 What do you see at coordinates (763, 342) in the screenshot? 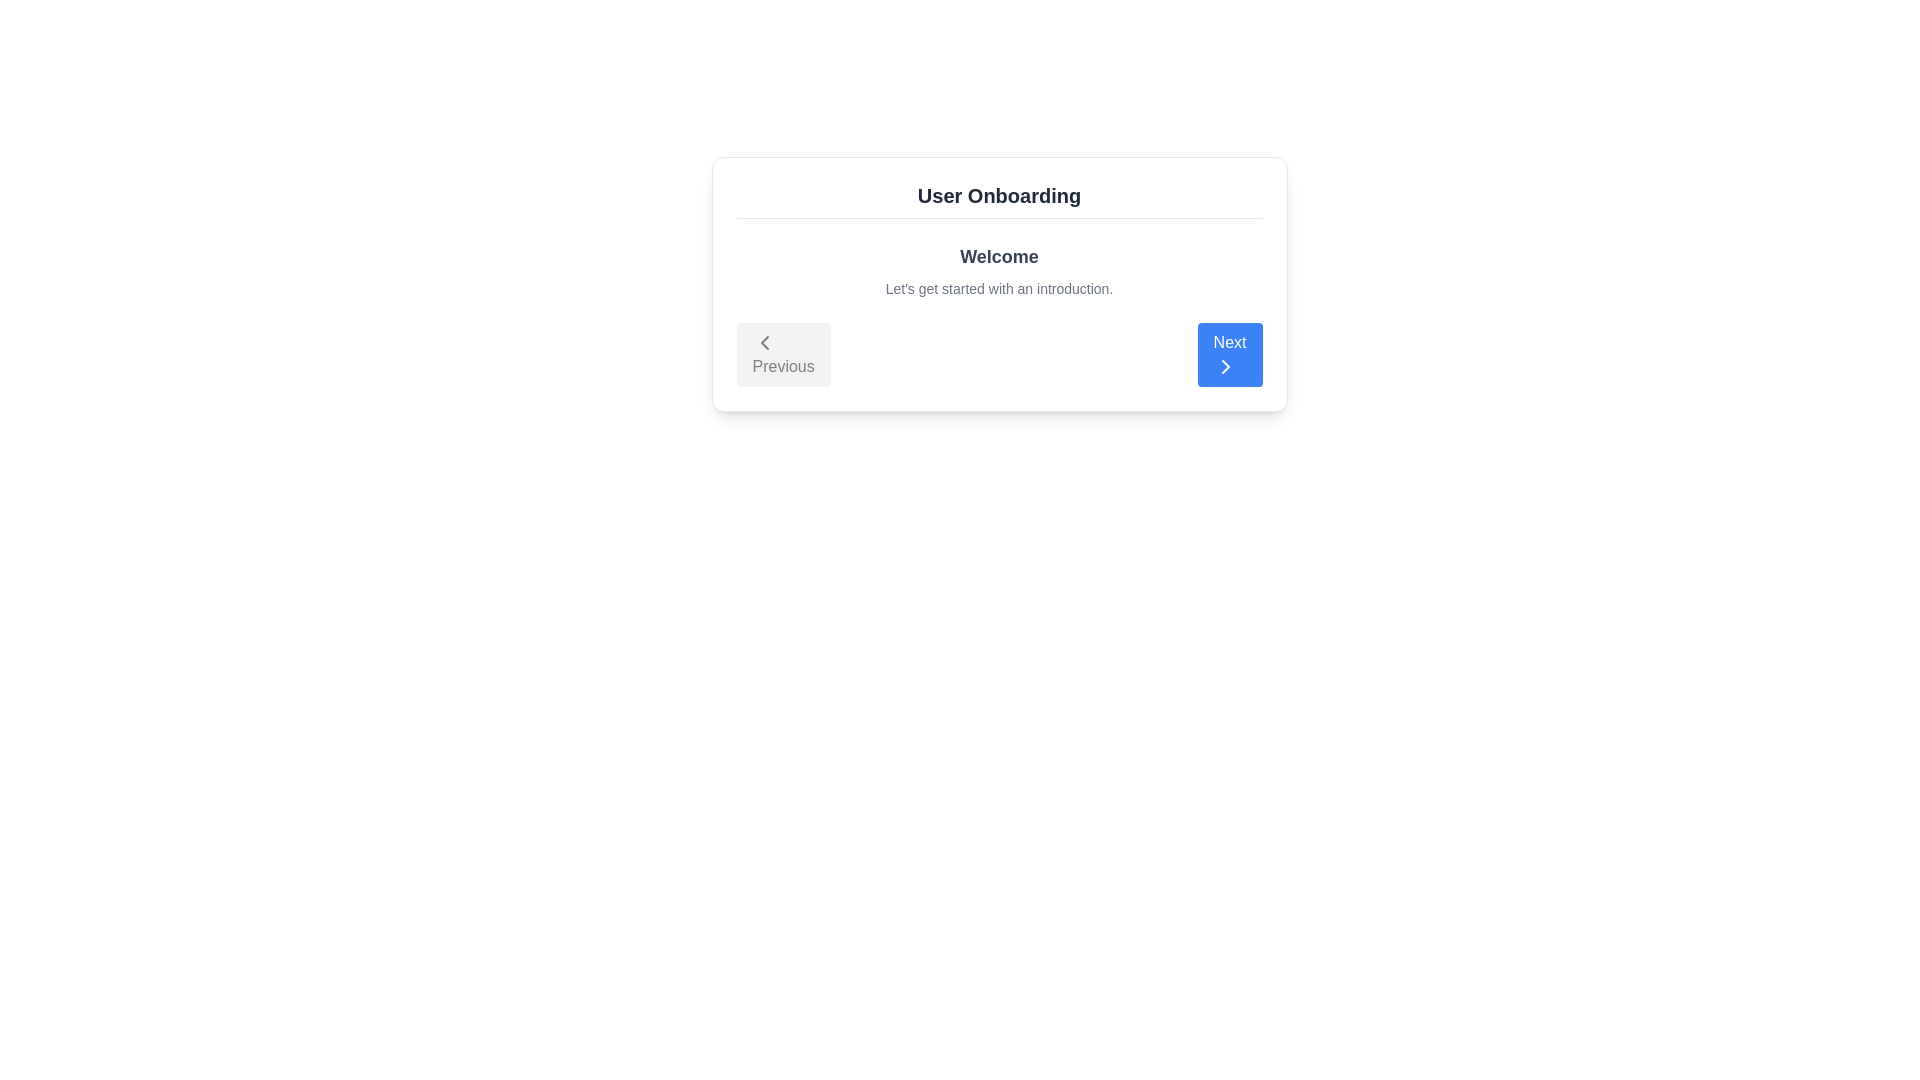
I see `the left-pointing chevron icon within the 'Previous' button at the bottom left section of the user onboarding card interface` at bounding box center [763, 342].